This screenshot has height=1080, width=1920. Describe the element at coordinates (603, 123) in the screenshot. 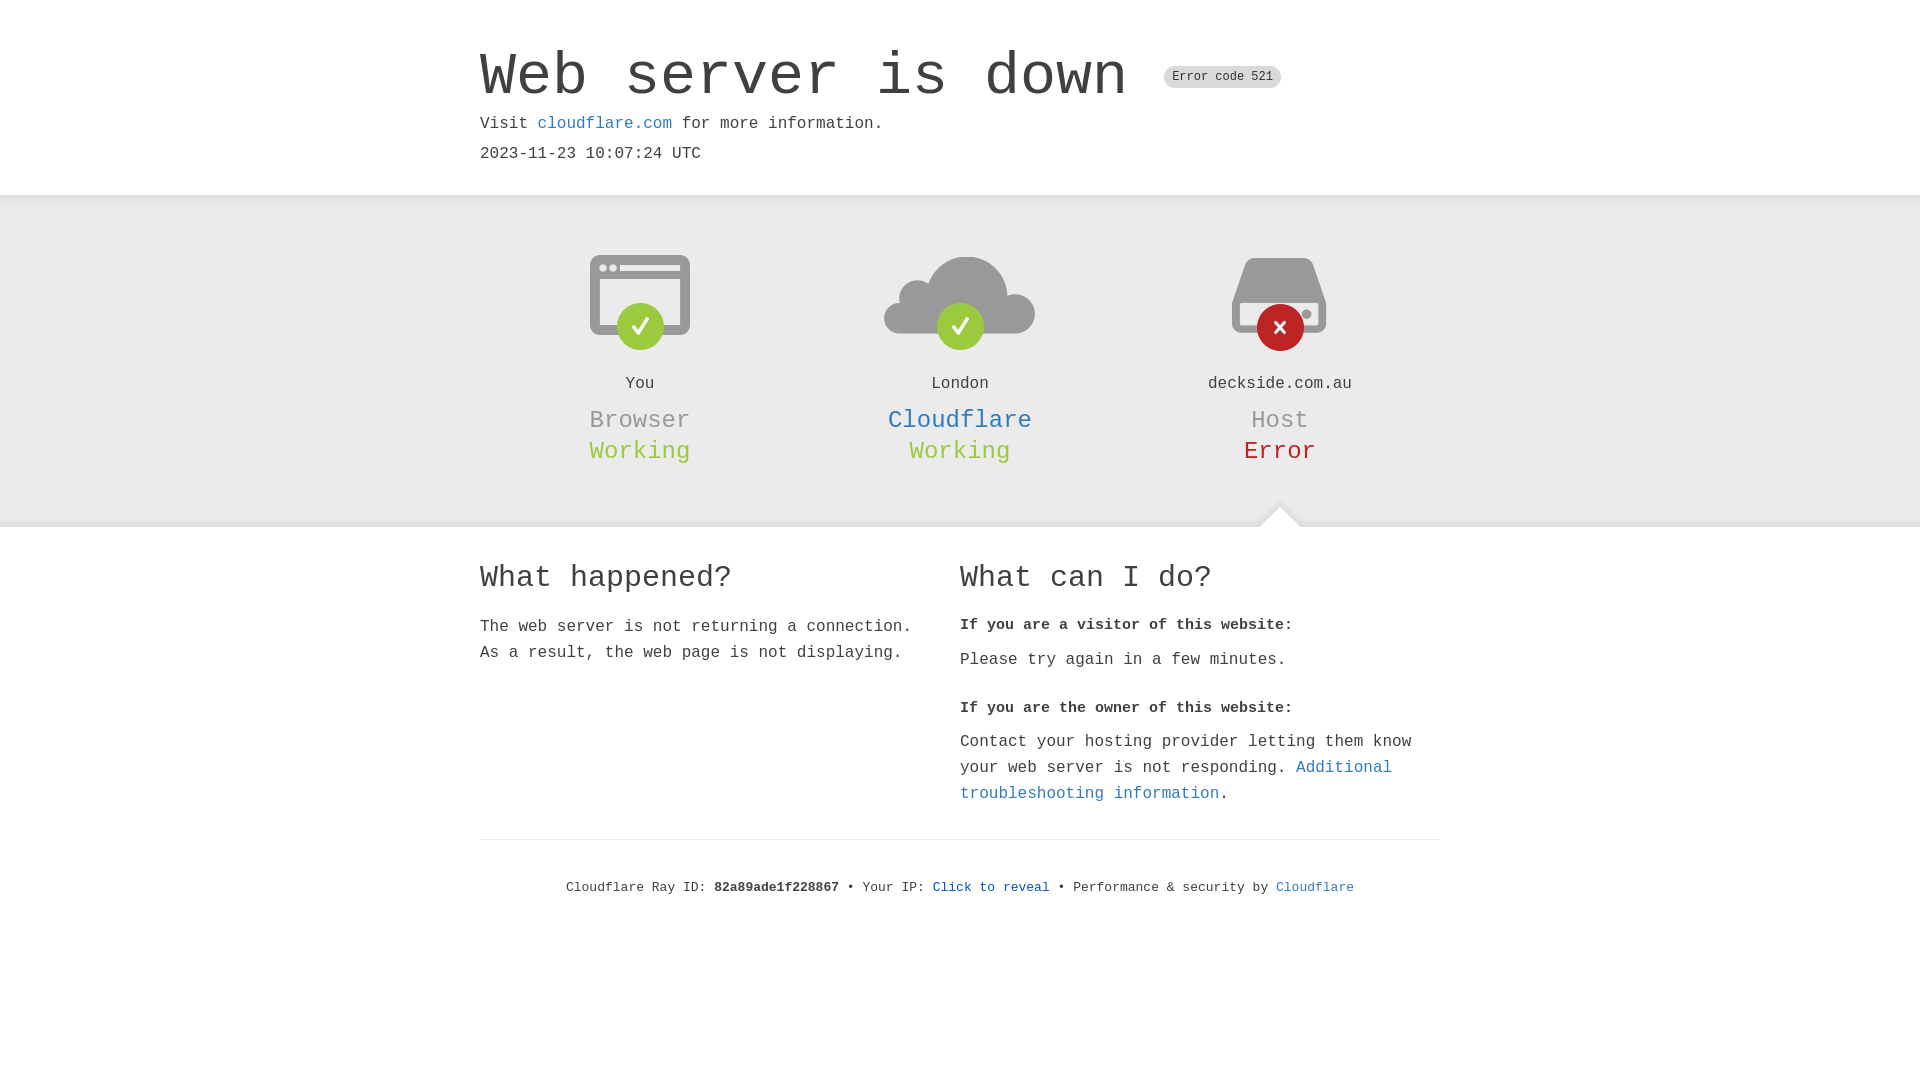

I see `'cloudflare.com'` at that location.